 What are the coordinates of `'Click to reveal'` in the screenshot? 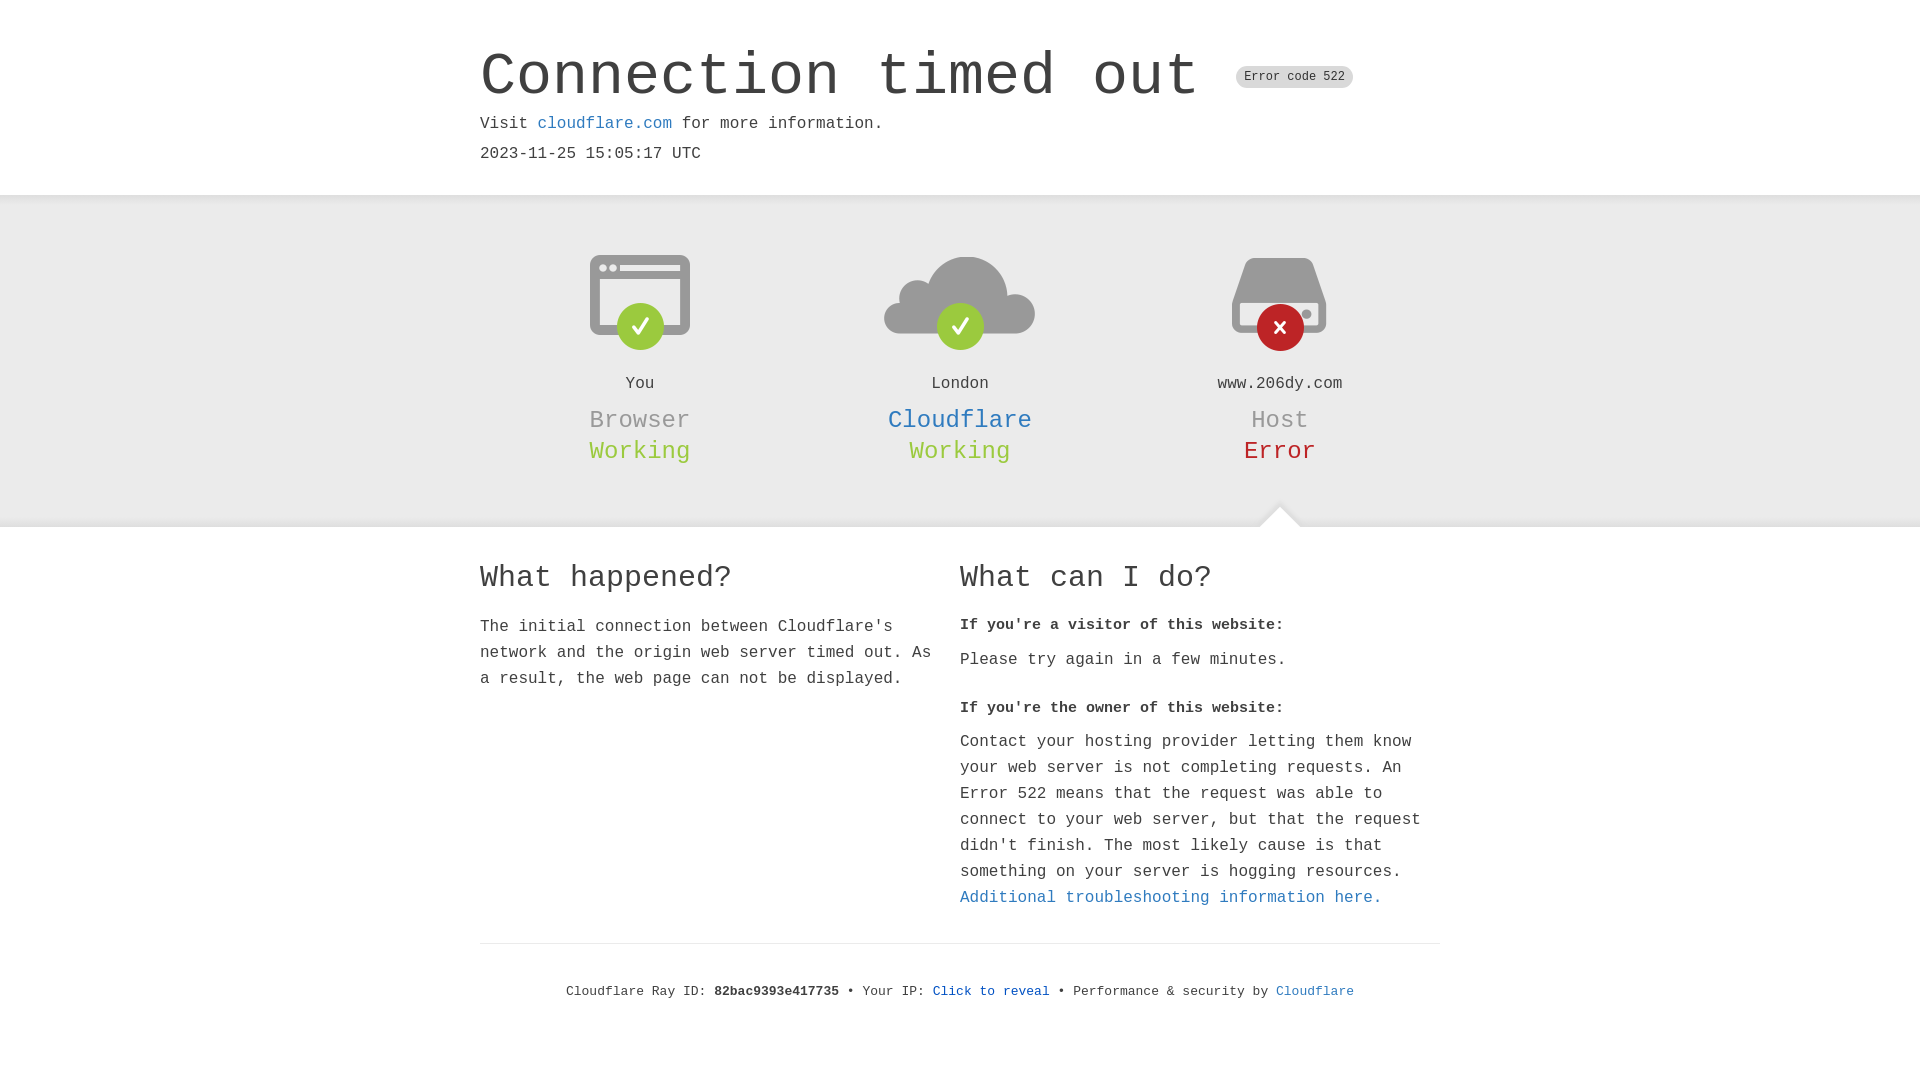 It's located at (991, 991).